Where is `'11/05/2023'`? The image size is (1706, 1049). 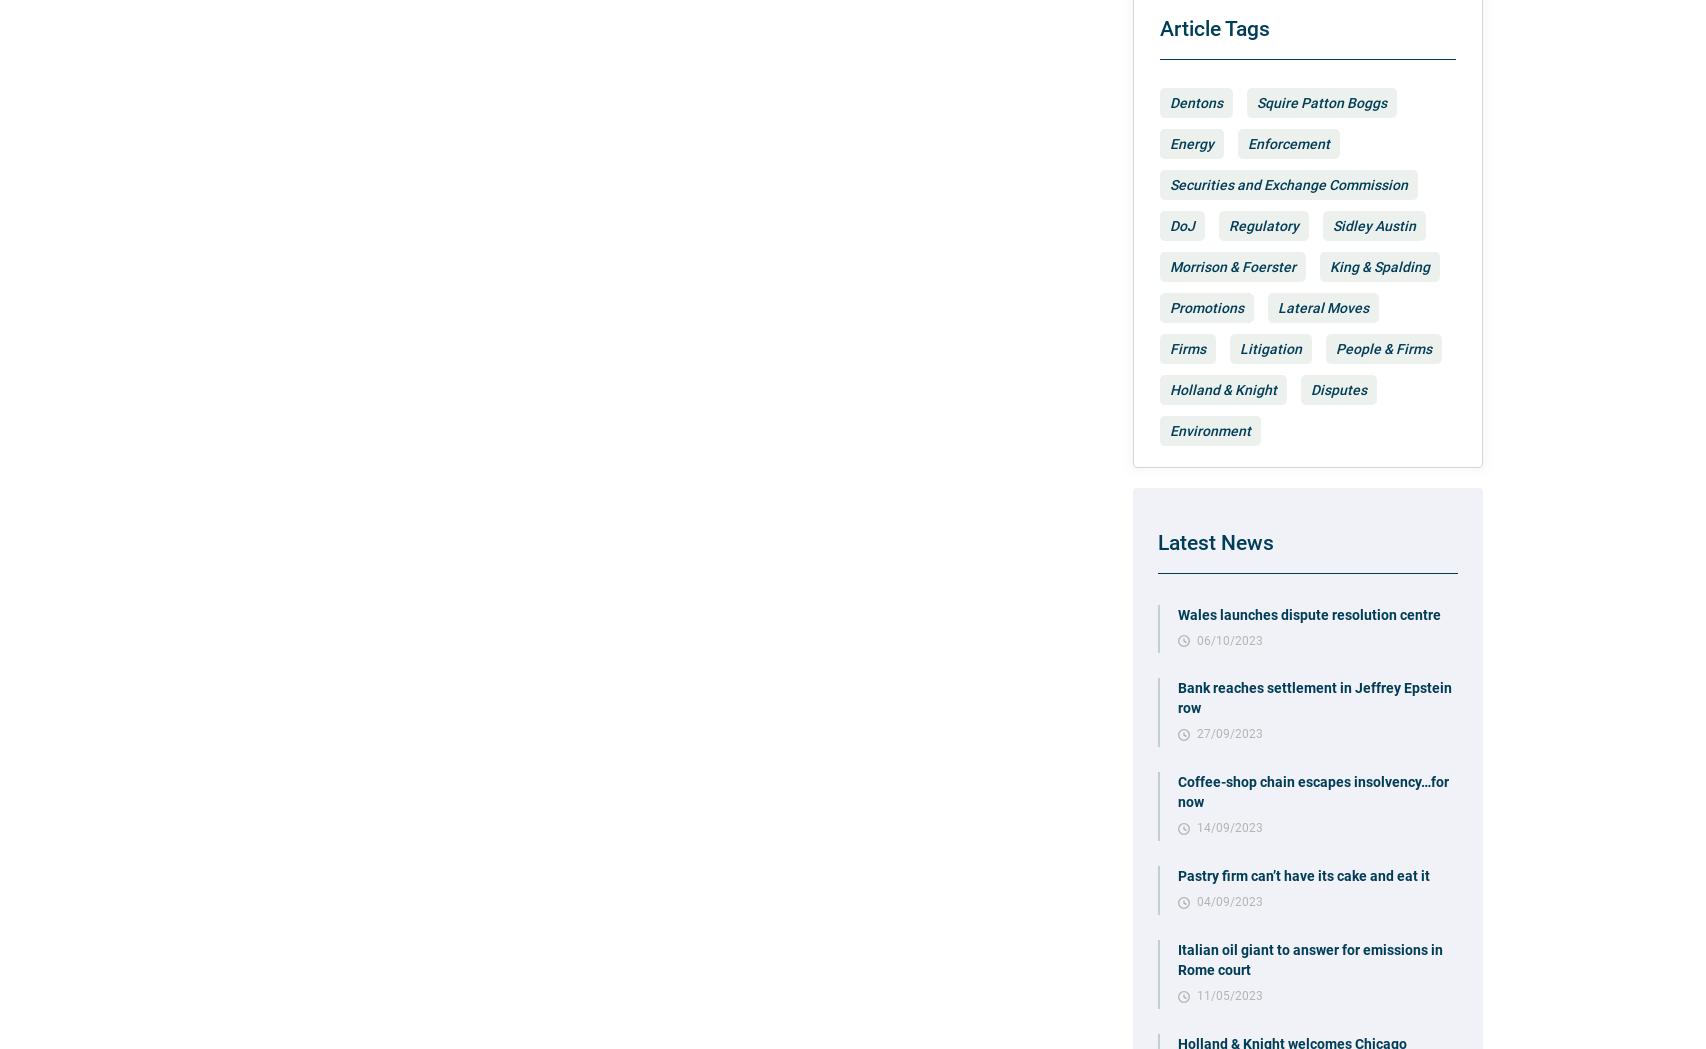
'11/05/2023' is located at coordinates (1228, 993).